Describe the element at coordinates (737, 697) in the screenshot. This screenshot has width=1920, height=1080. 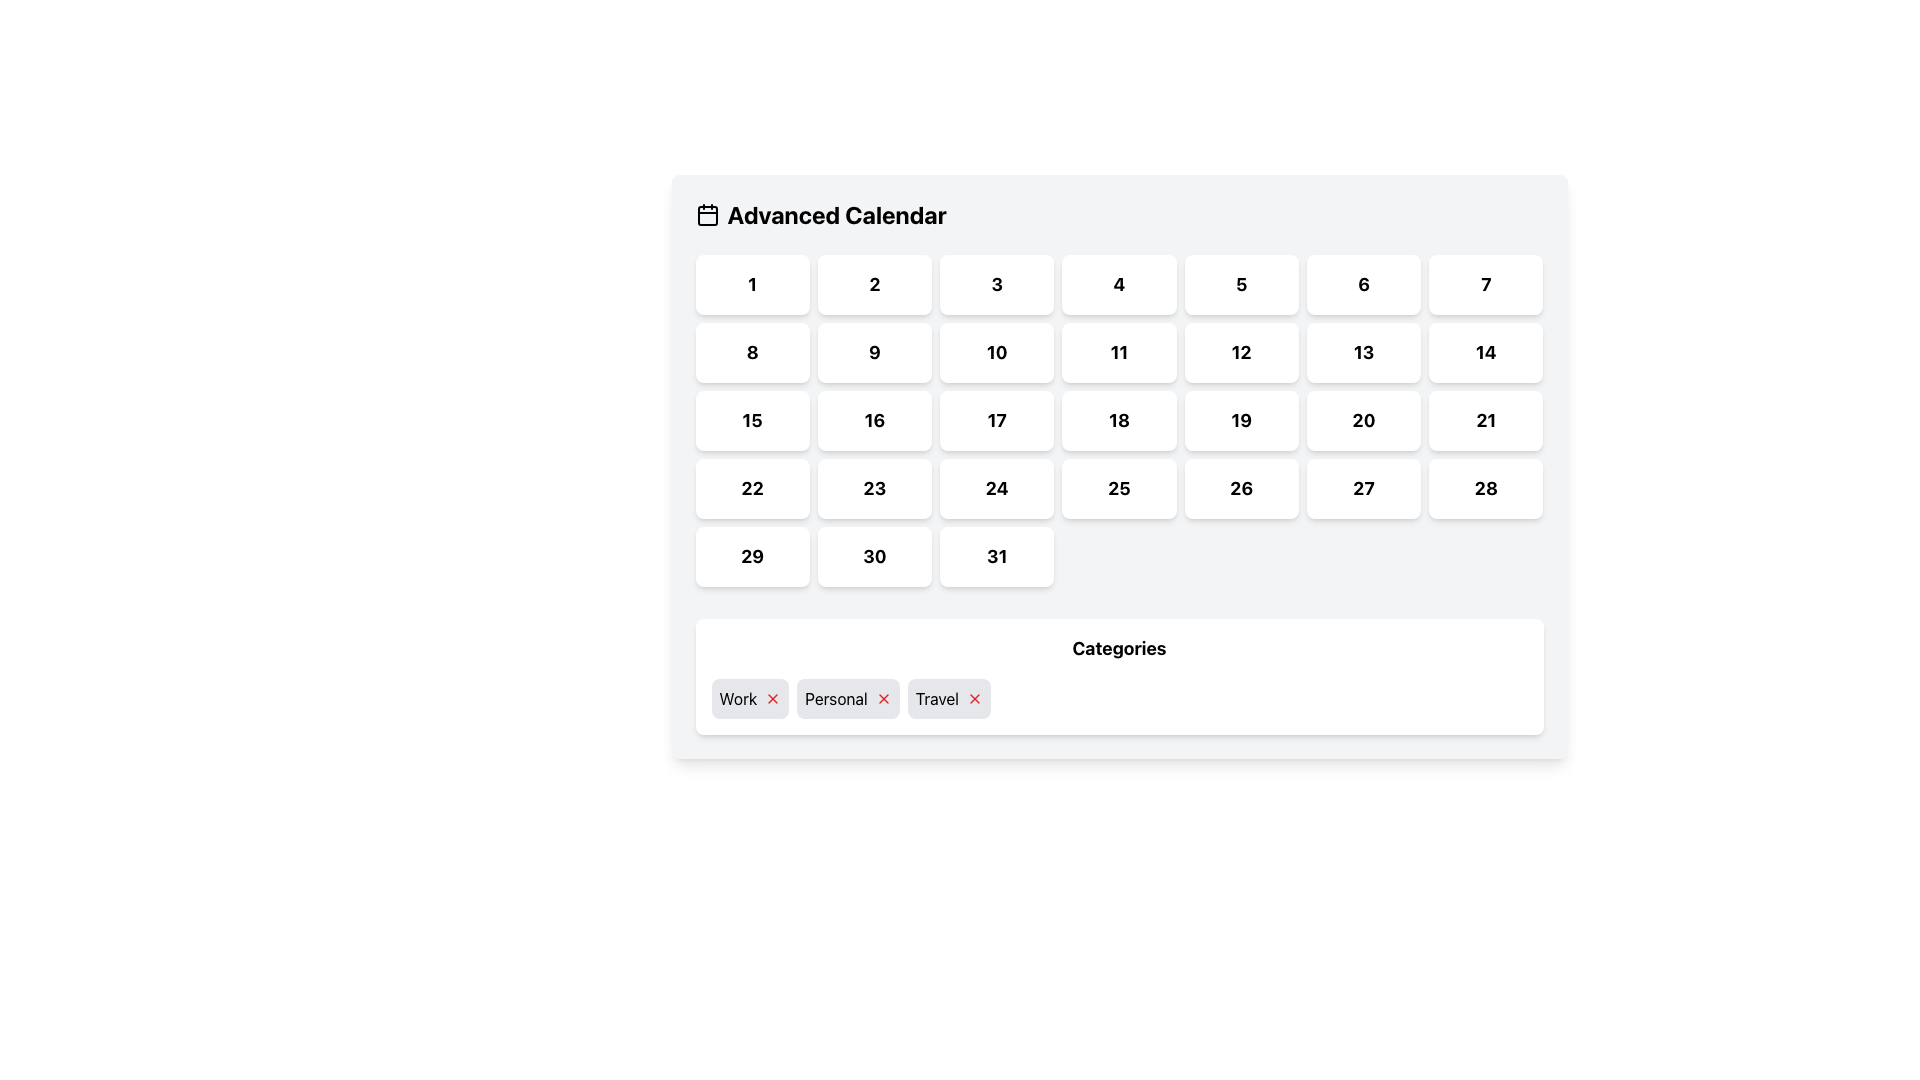
I see `the bold, black text labeled 'Work' located within the light gray rounded rectangle background in the 'Categories' section at the bottom of the interface` at that location.